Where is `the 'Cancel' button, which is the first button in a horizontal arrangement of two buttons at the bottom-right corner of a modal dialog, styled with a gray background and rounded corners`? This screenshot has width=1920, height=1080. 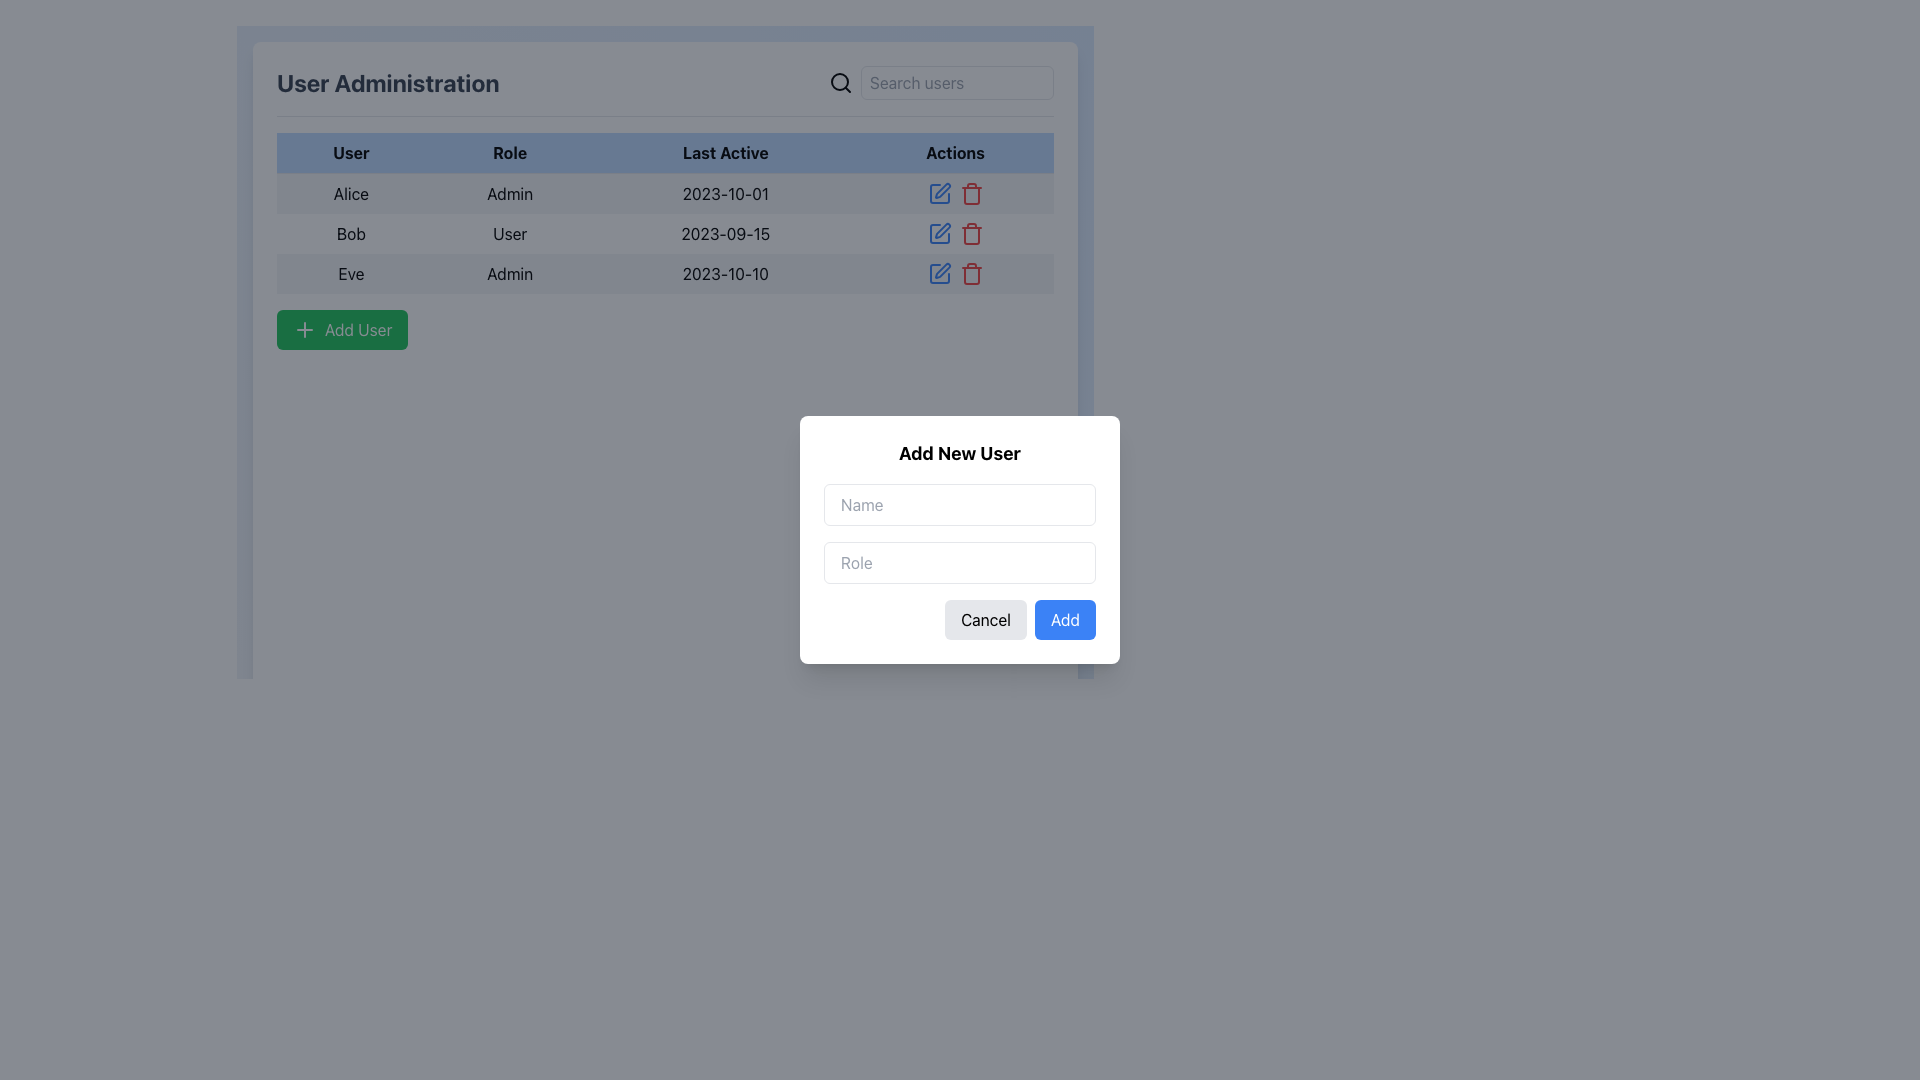 the 'Cancel' button, which is the first button in a horizontal arrangement of two buttons at the bottom-right corner of a modal dialog, styled with a gray background and rounded corners is located at coordinates (986, 619).